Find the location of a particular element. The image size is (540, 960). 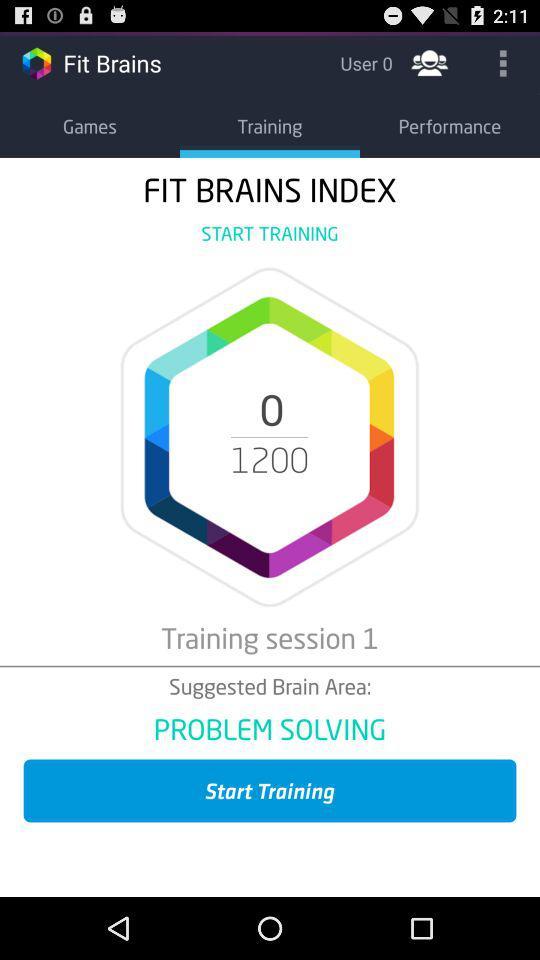

the app to the right of the user 0 item is located at coordinates (428, 62).